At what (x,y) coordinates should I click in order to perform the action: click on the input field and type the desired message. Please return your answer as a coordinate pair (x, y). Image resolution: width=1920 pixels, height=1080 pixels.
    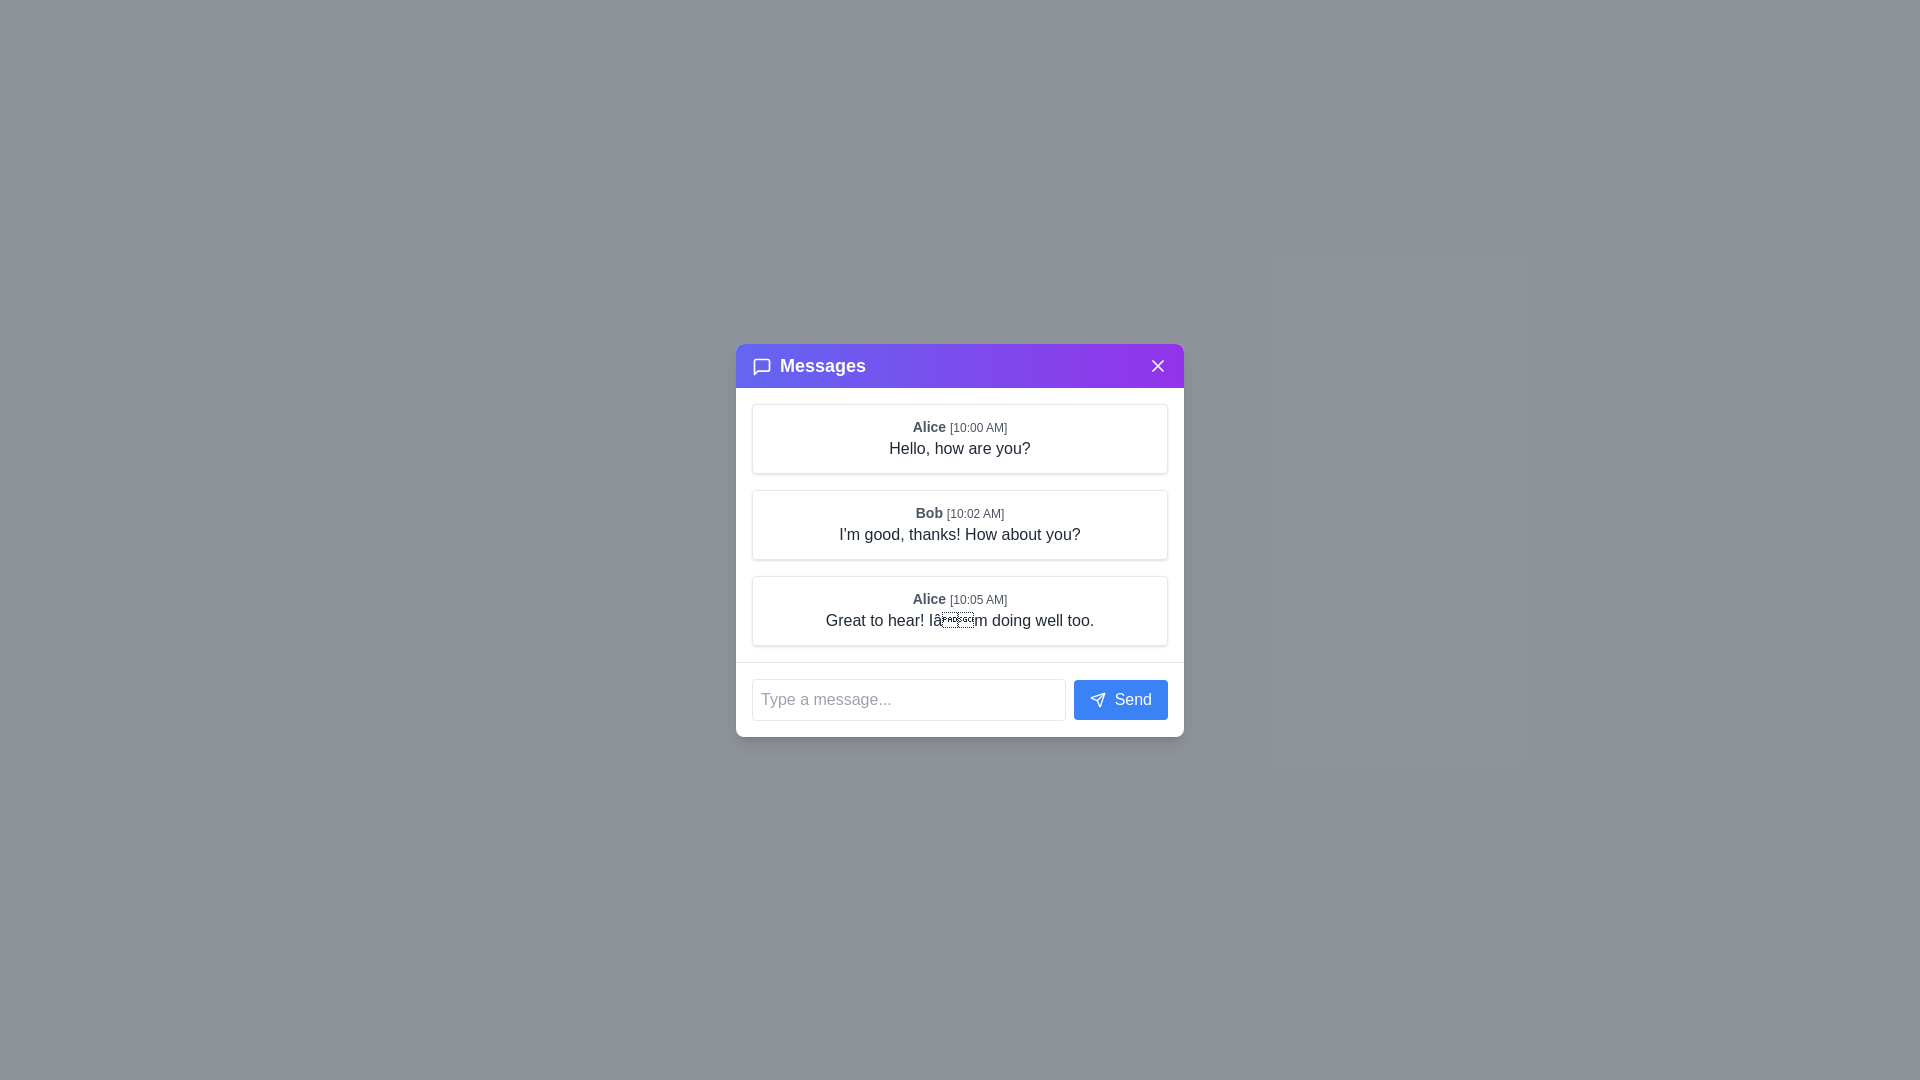
    Looking at the image, I should click on (907, 697).